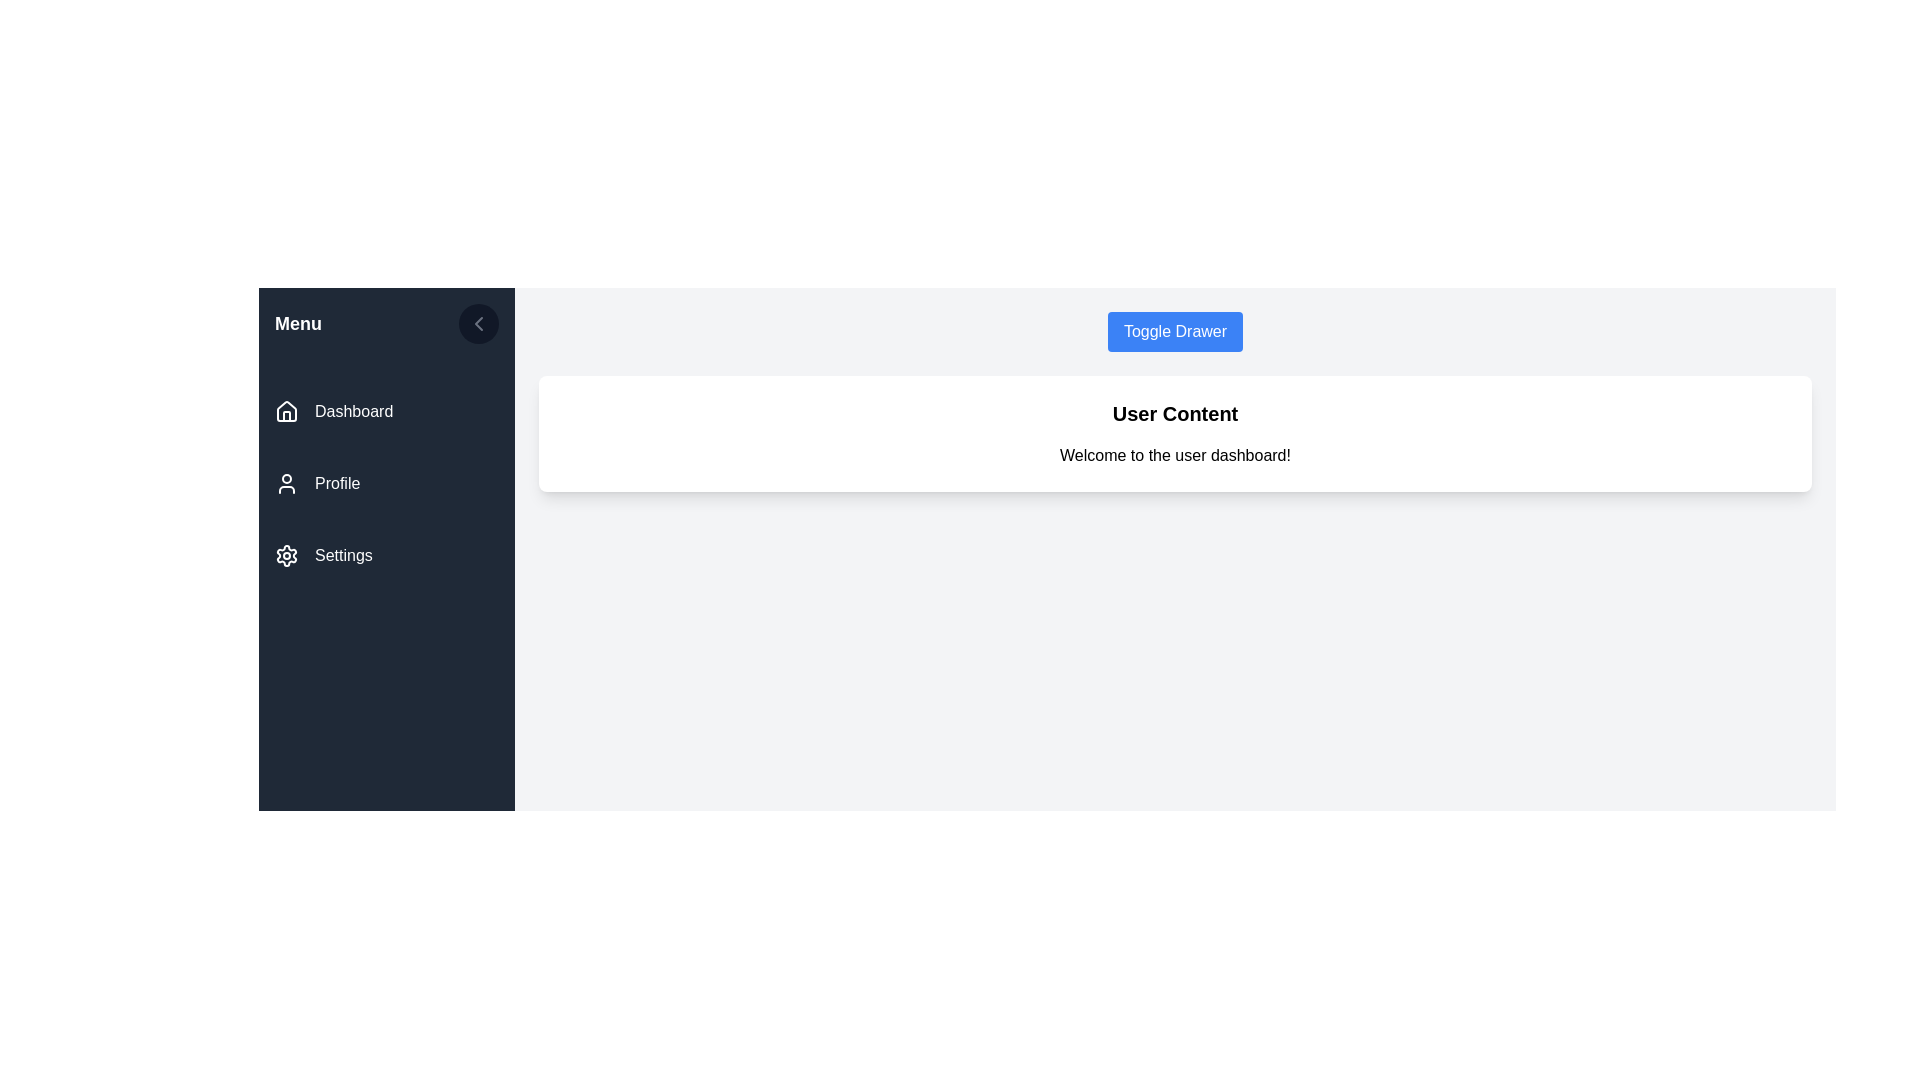 This screenshot has width=1920, height=1080. Describe the element at coordinates (387, 555) in the screenshot. I see `the third menu item labeled 'Settings' in the vertical navigation menu` at that location.